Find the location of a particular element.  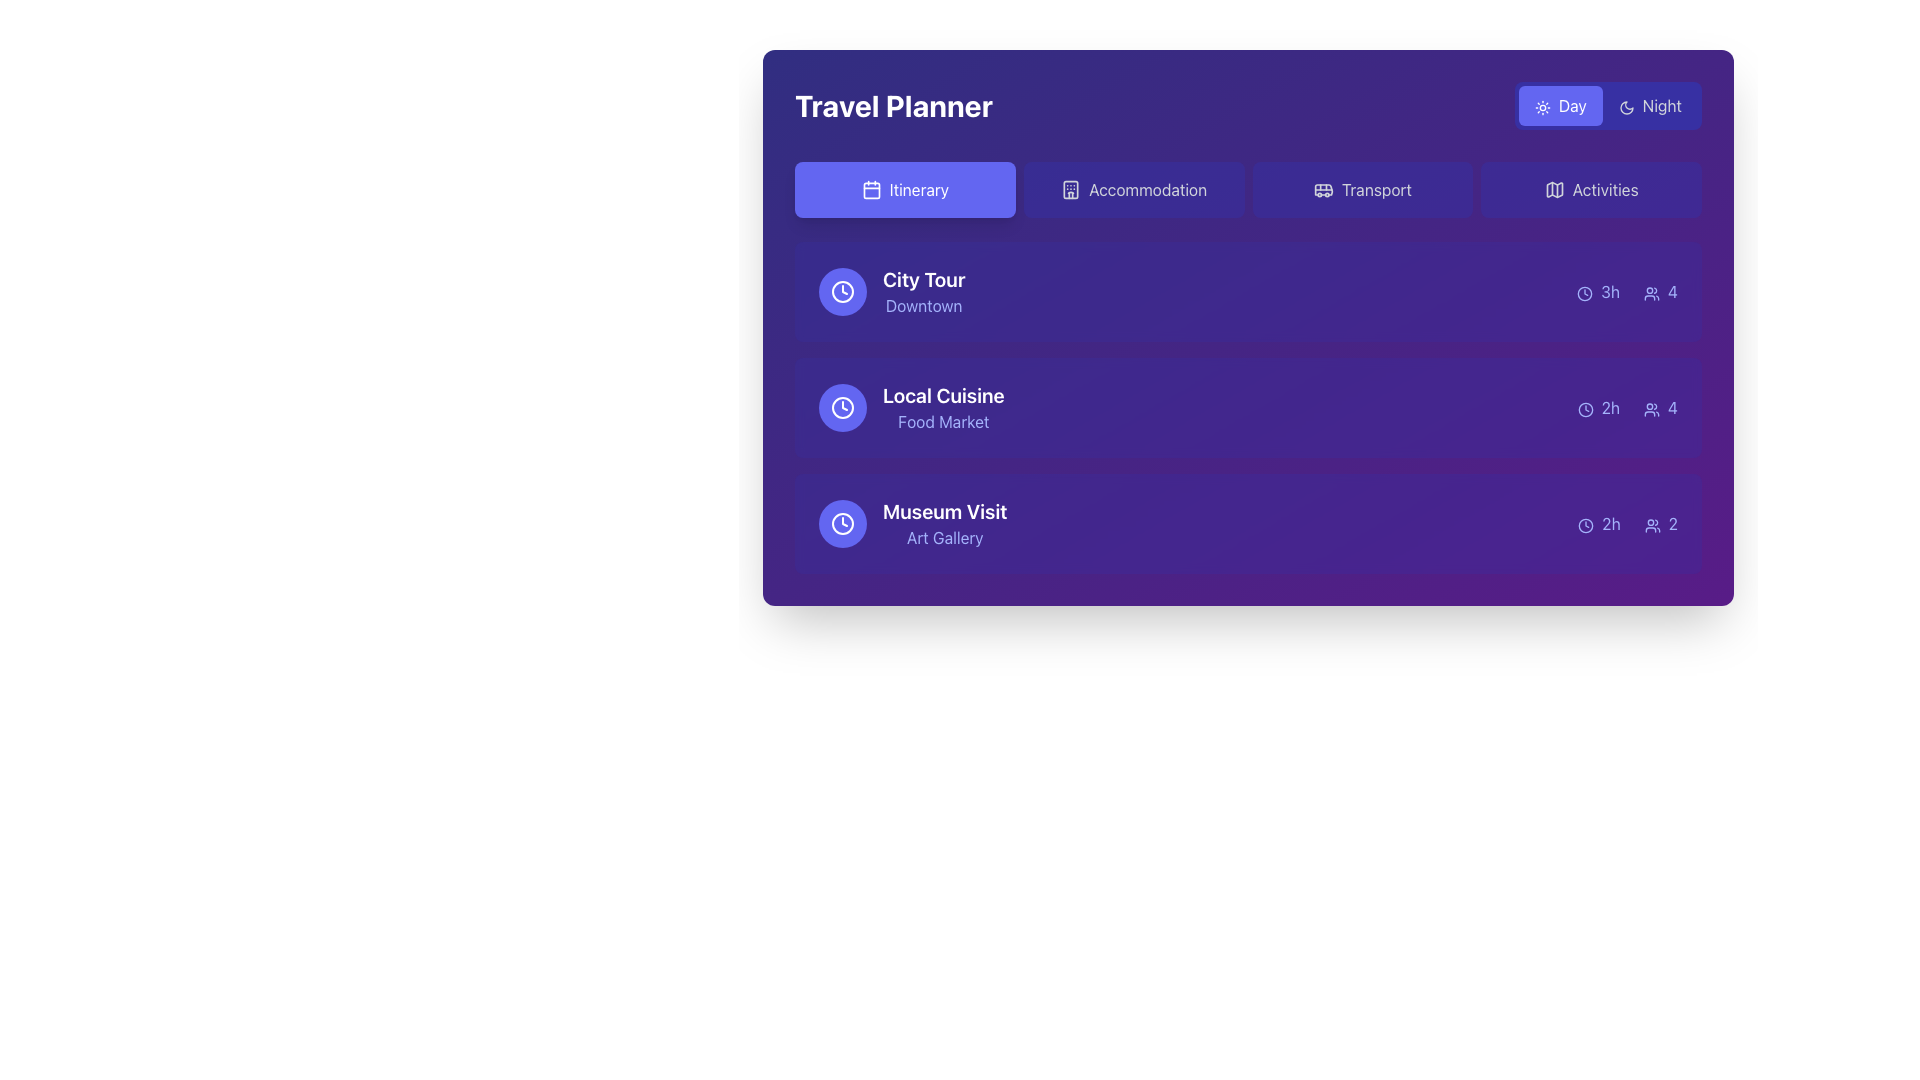

the list item titled 'Local Cuisine' in the 'Travel Planner' interface is located at coordinates (1247, 407).